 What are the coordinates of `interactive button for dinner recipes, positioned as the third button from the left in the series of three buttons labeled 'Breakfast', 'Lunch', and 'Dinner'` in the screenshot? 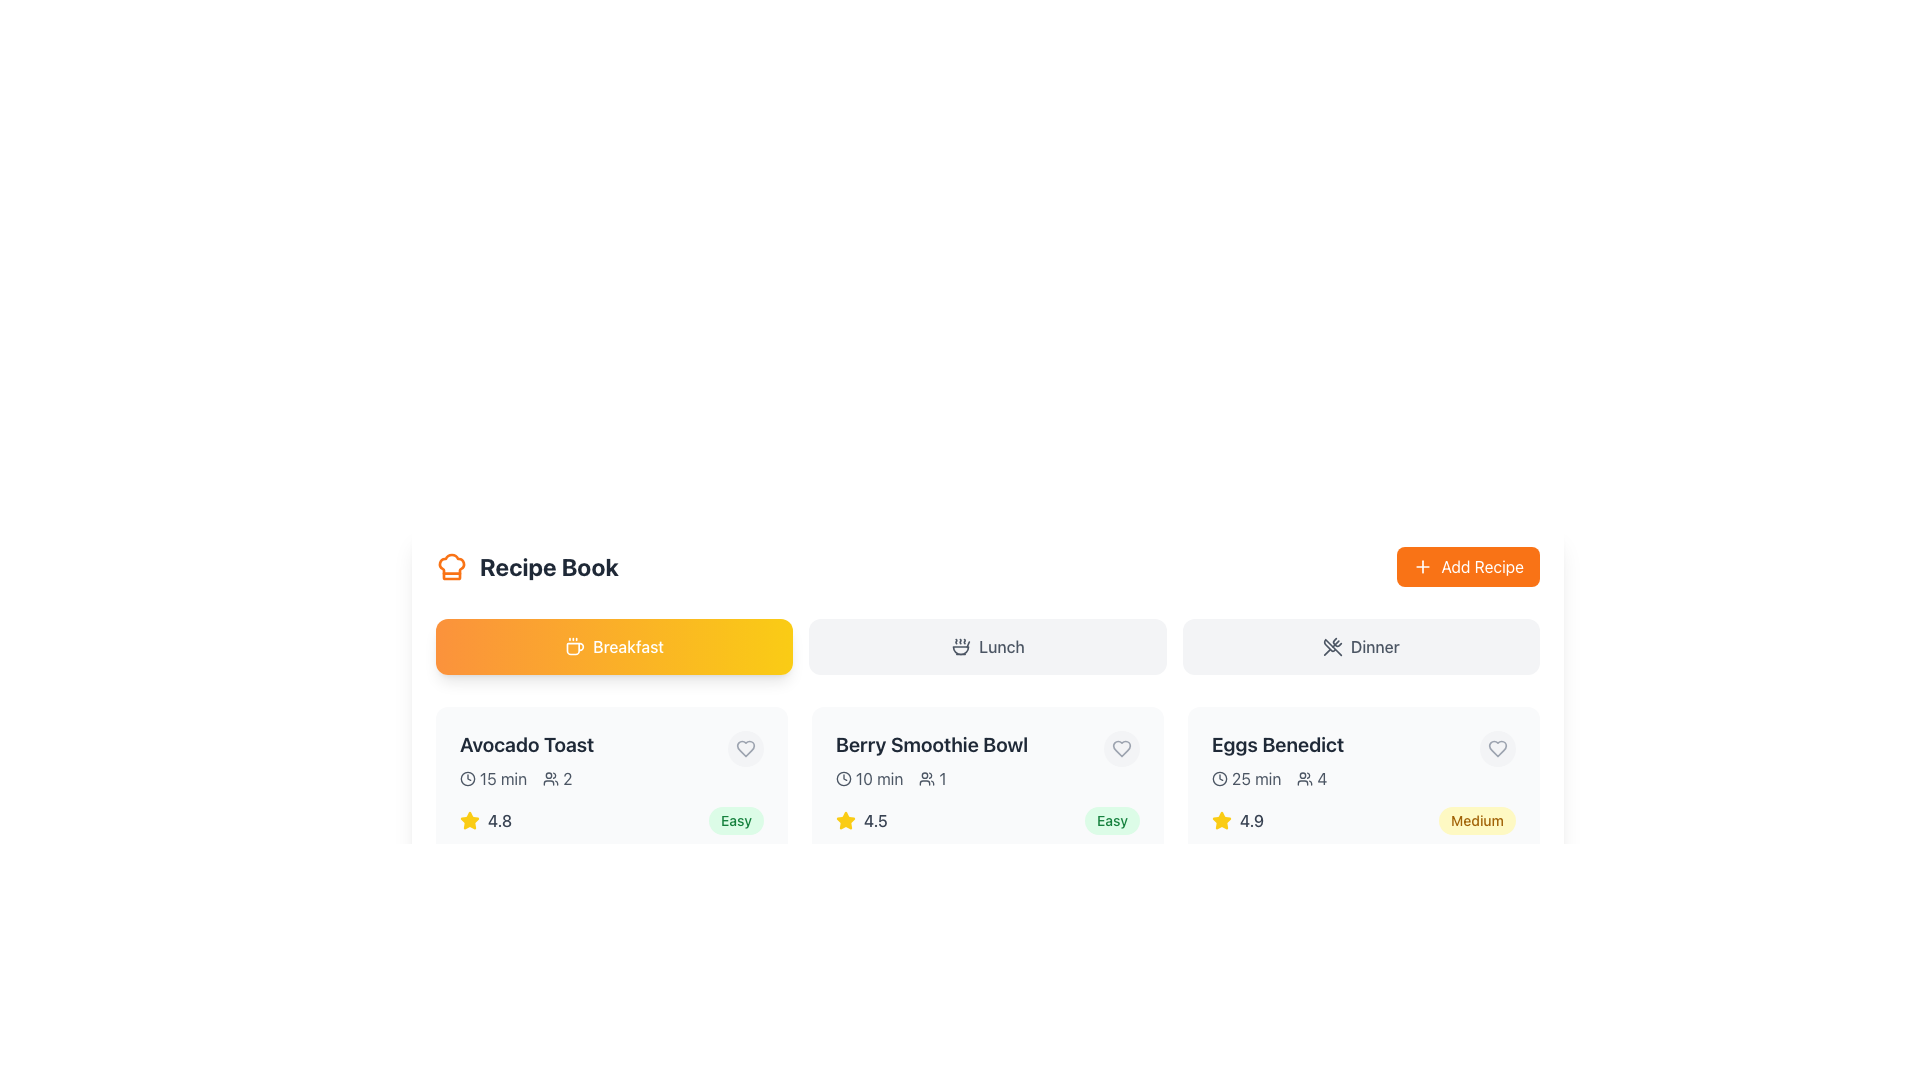 It's located at (1360, 647).